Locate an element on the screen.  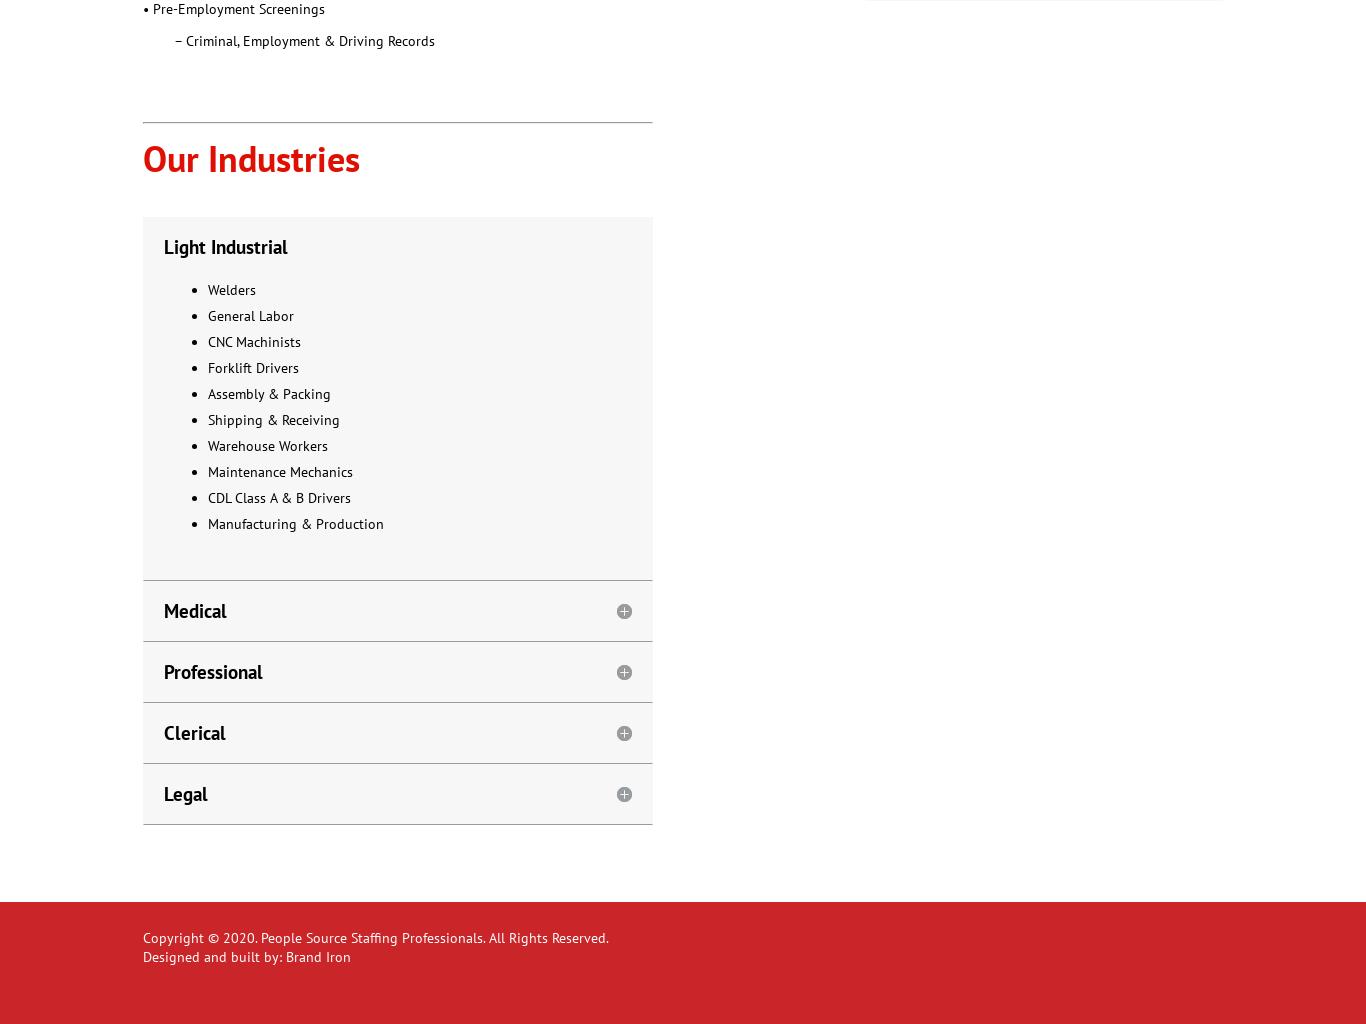
'Maintenance Mechanics' is located at coordinates (280, 470).